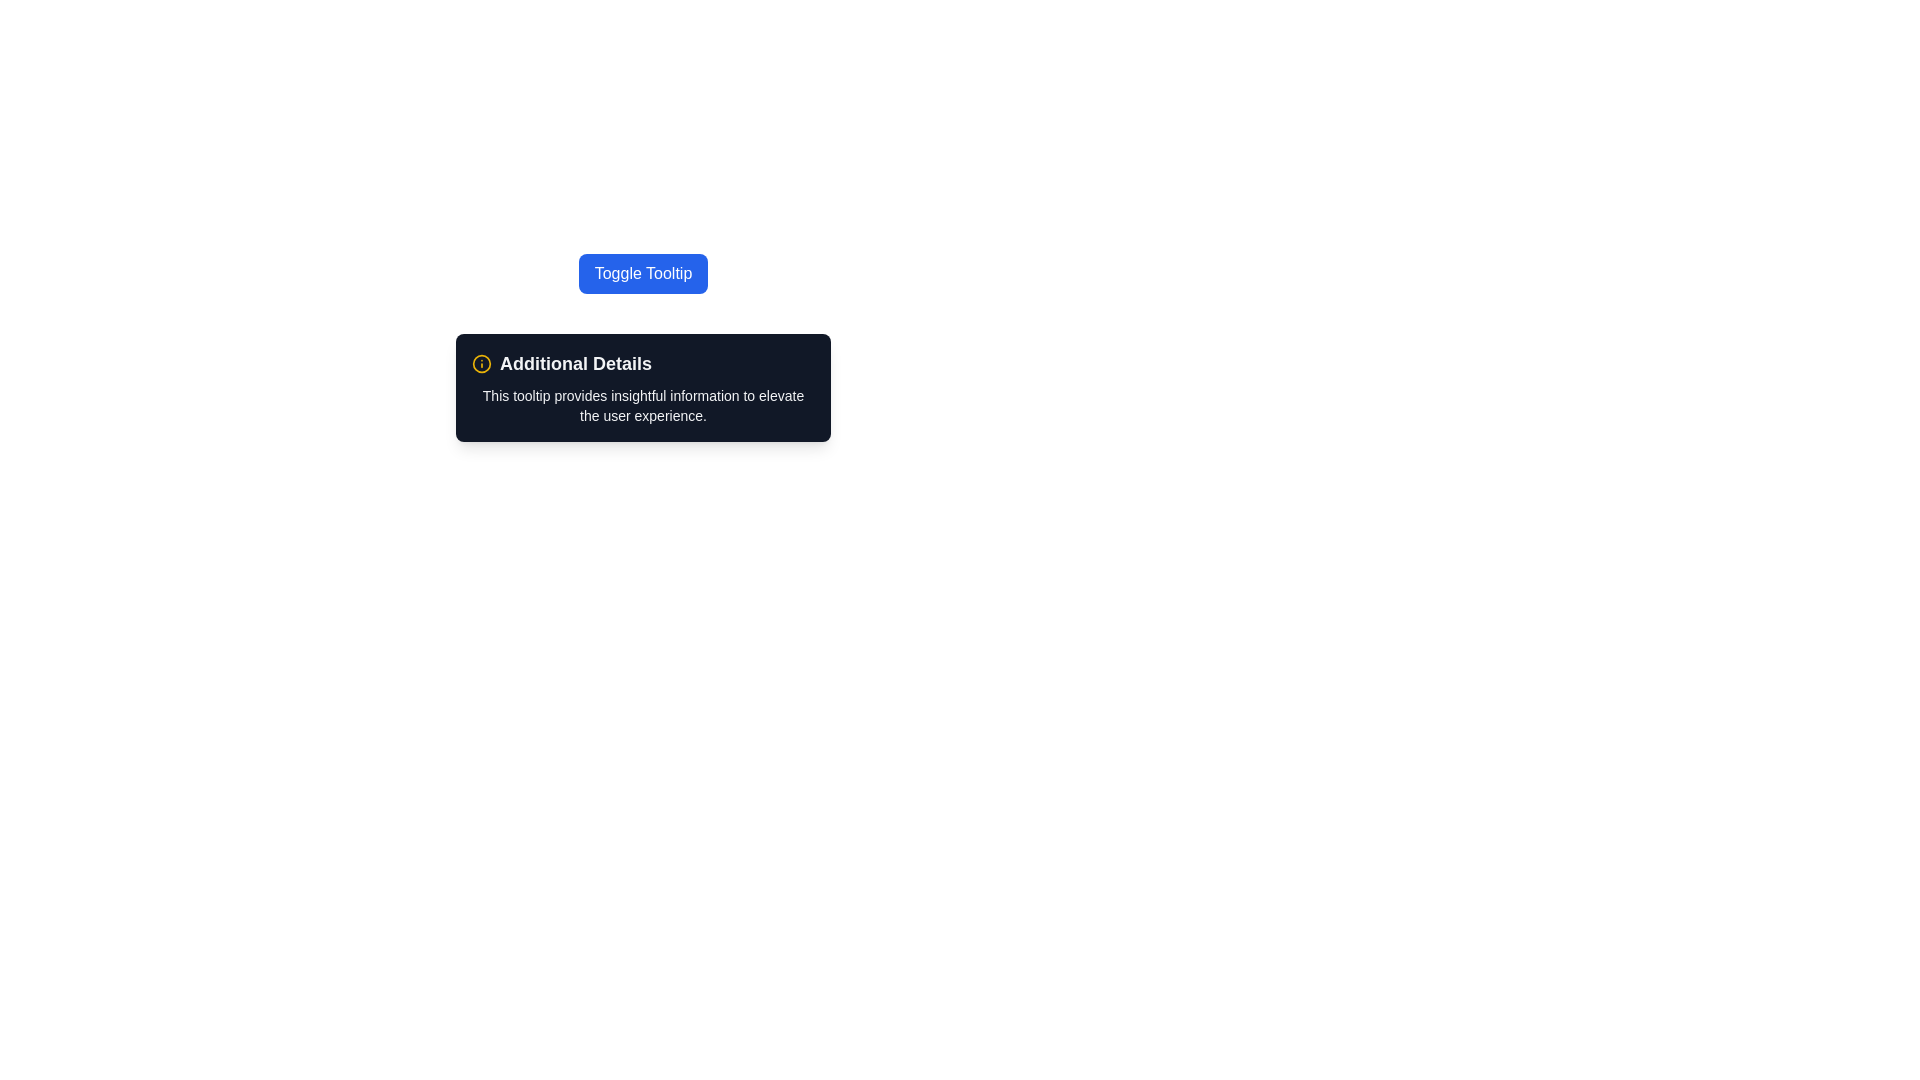 Image resolution: width=1920 pixels, height=1080 pixels. Describe the element at coordinates (643, 273) in the screenshot. I see `the blue rectangular button labeled 'Toggle Tooltip'` at that location.